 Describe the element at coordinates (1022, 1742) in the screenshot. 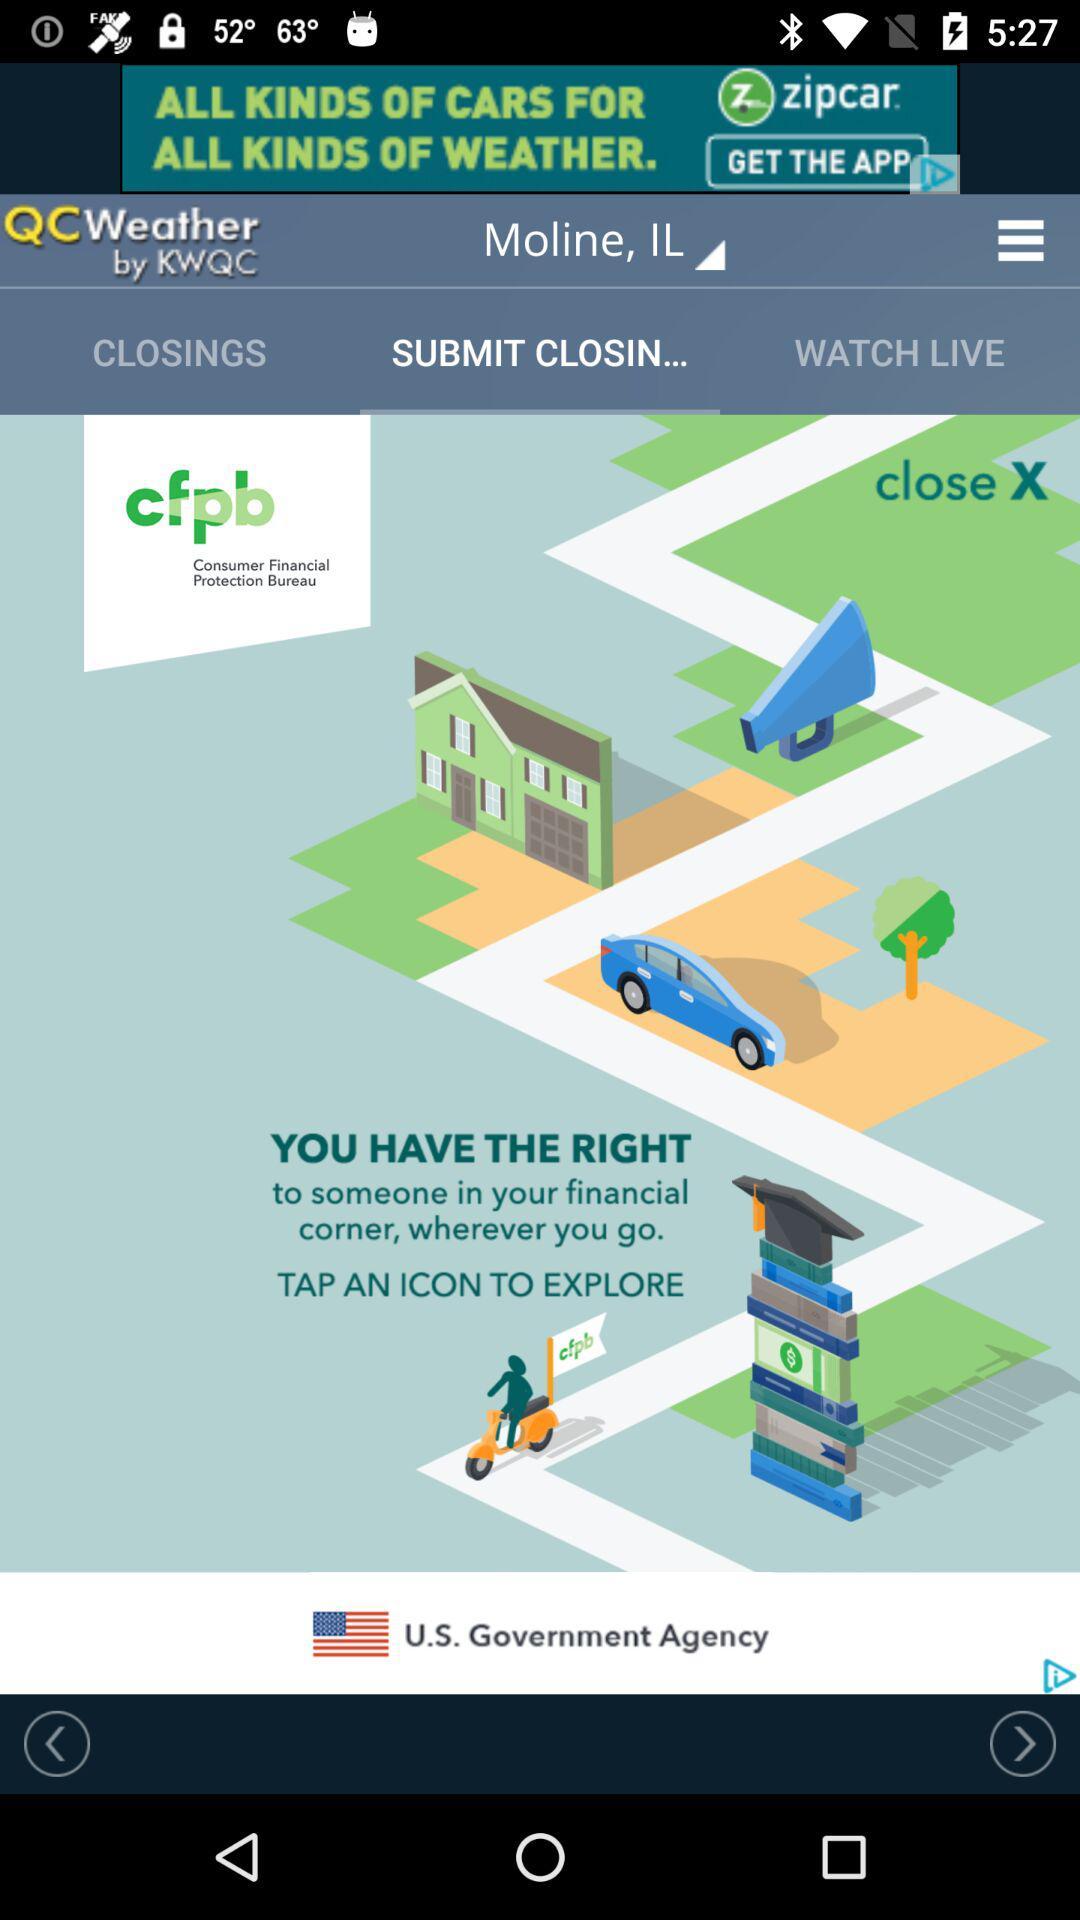

I see `next field` at that location.